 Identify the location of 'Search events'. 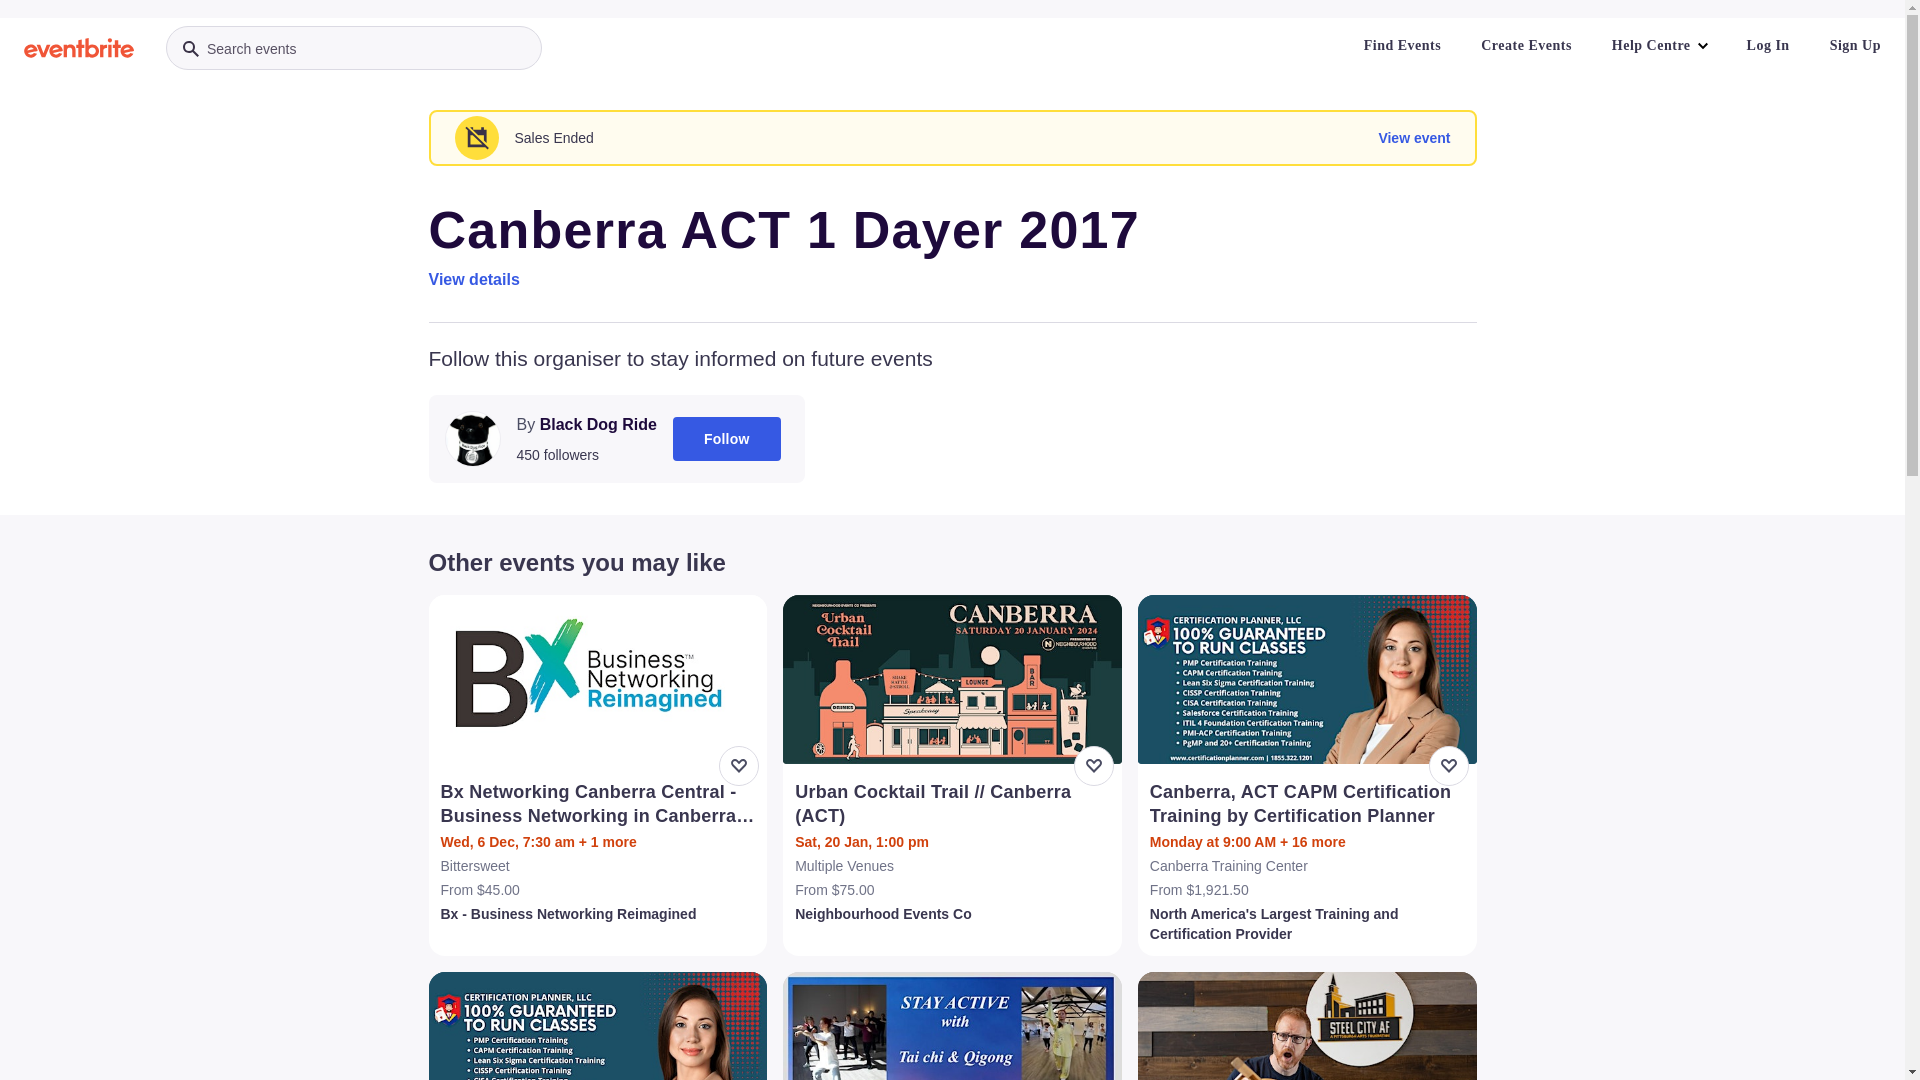
(354, 46).